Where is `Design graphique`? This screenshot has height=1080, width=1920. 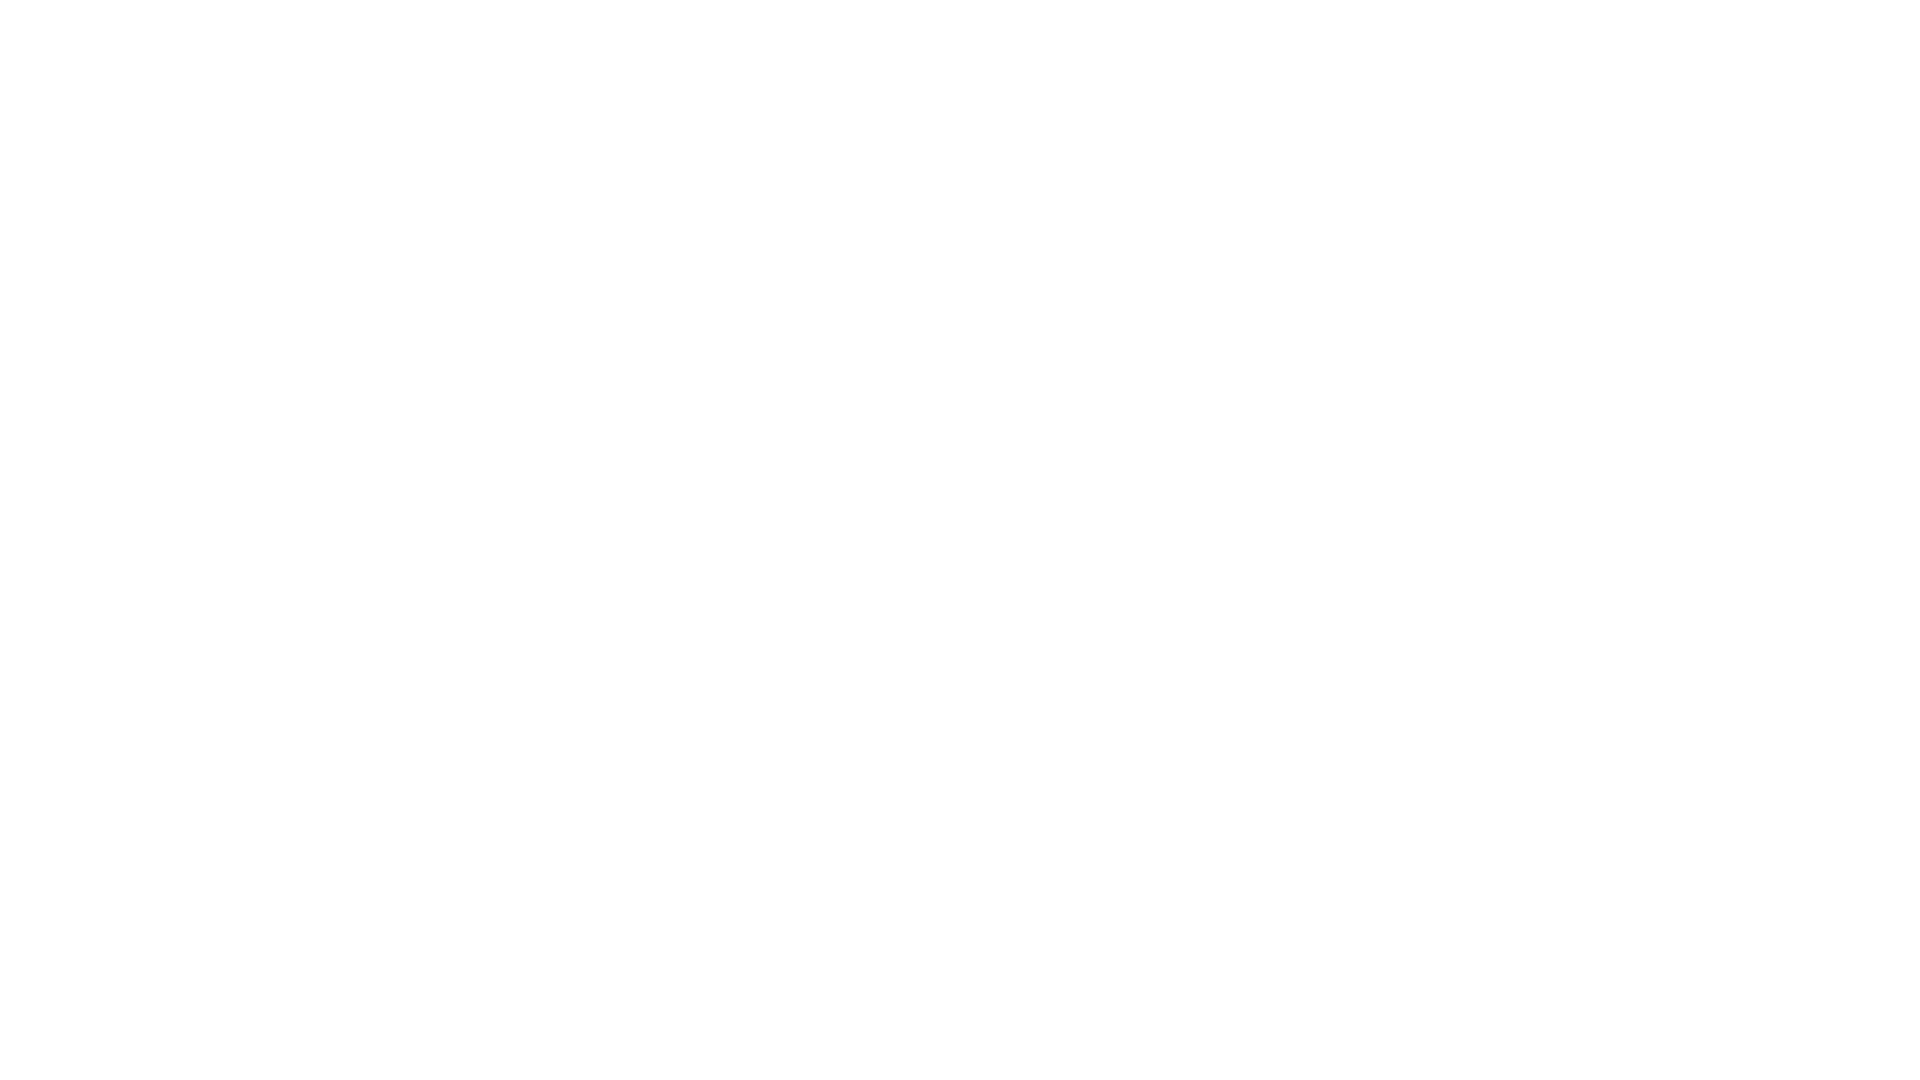
Design graphique is located at coordinates (865, 167).